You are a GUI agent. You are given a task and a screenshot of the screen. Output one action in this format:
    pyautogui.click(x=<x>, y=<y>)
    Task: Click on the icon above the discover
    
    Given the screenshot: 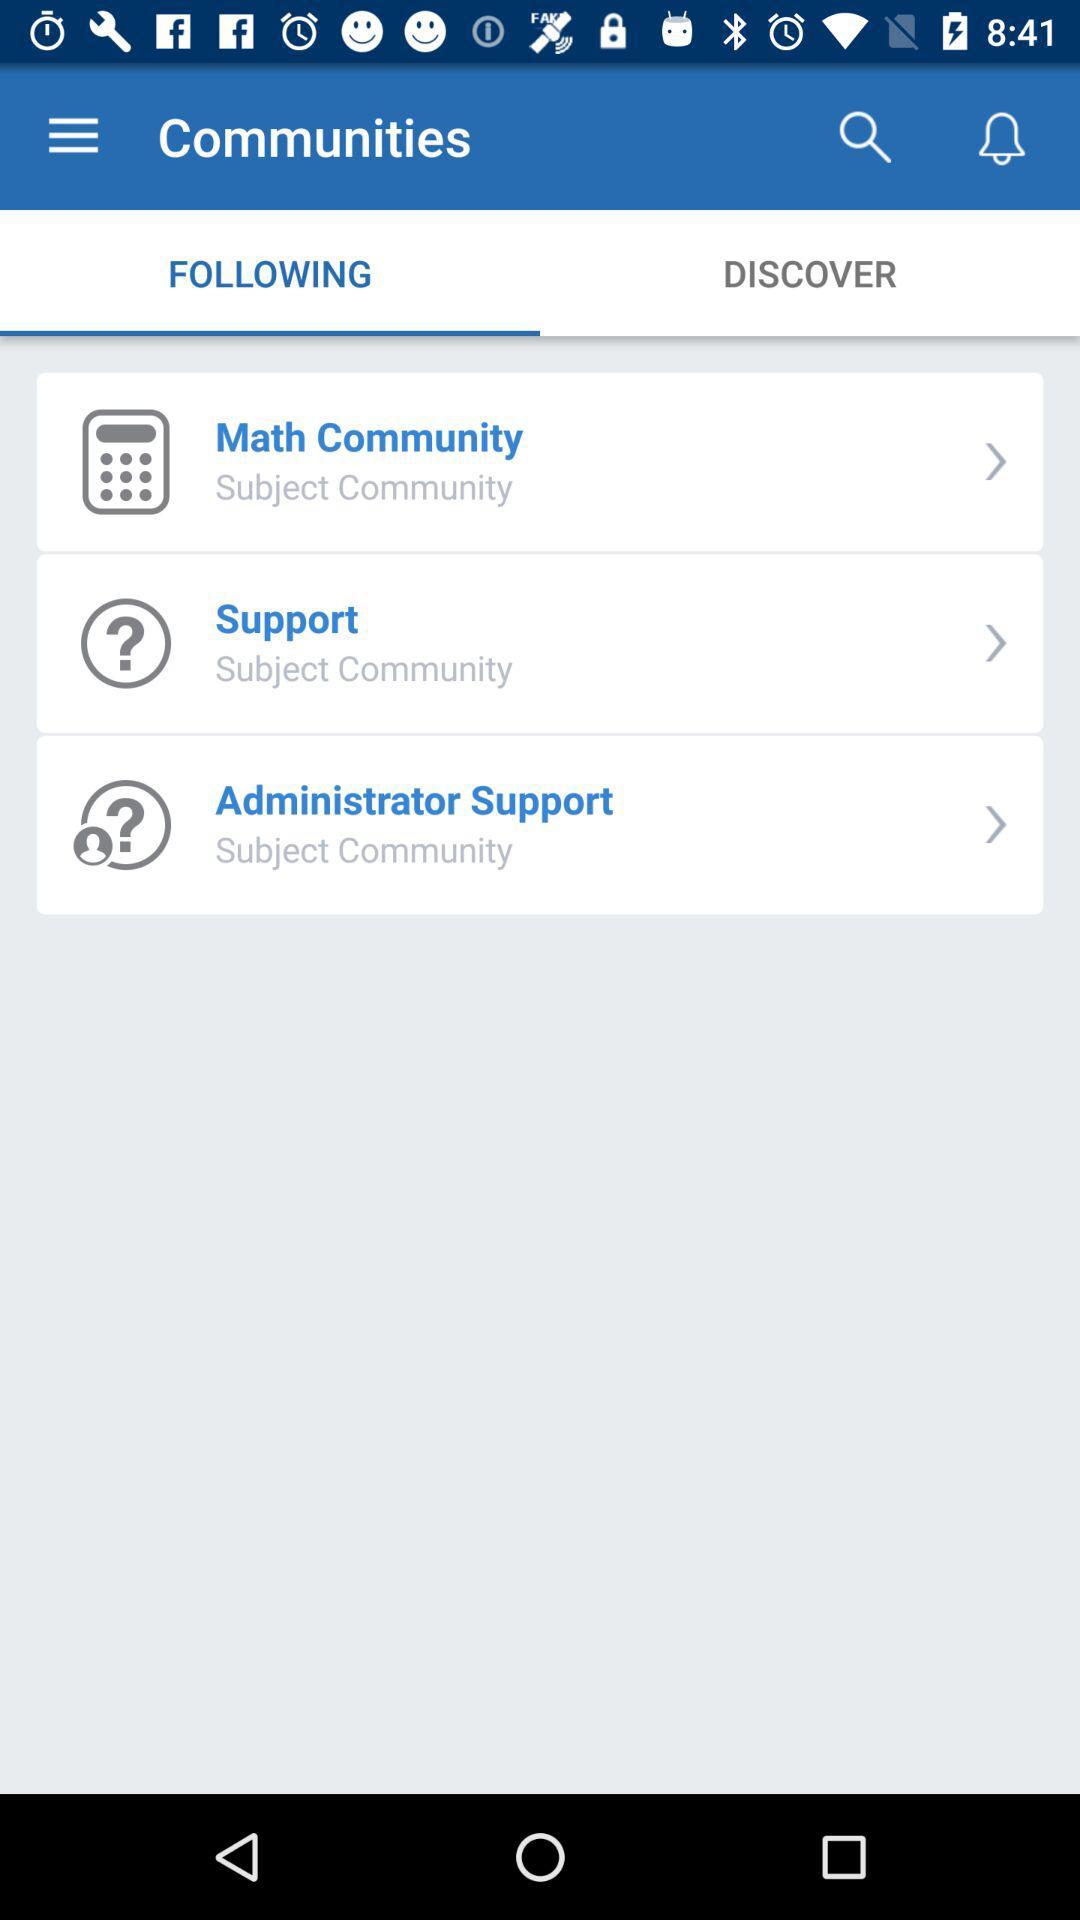 What is the action you would take?
    pyautogui.click(x=863, y=135)
    